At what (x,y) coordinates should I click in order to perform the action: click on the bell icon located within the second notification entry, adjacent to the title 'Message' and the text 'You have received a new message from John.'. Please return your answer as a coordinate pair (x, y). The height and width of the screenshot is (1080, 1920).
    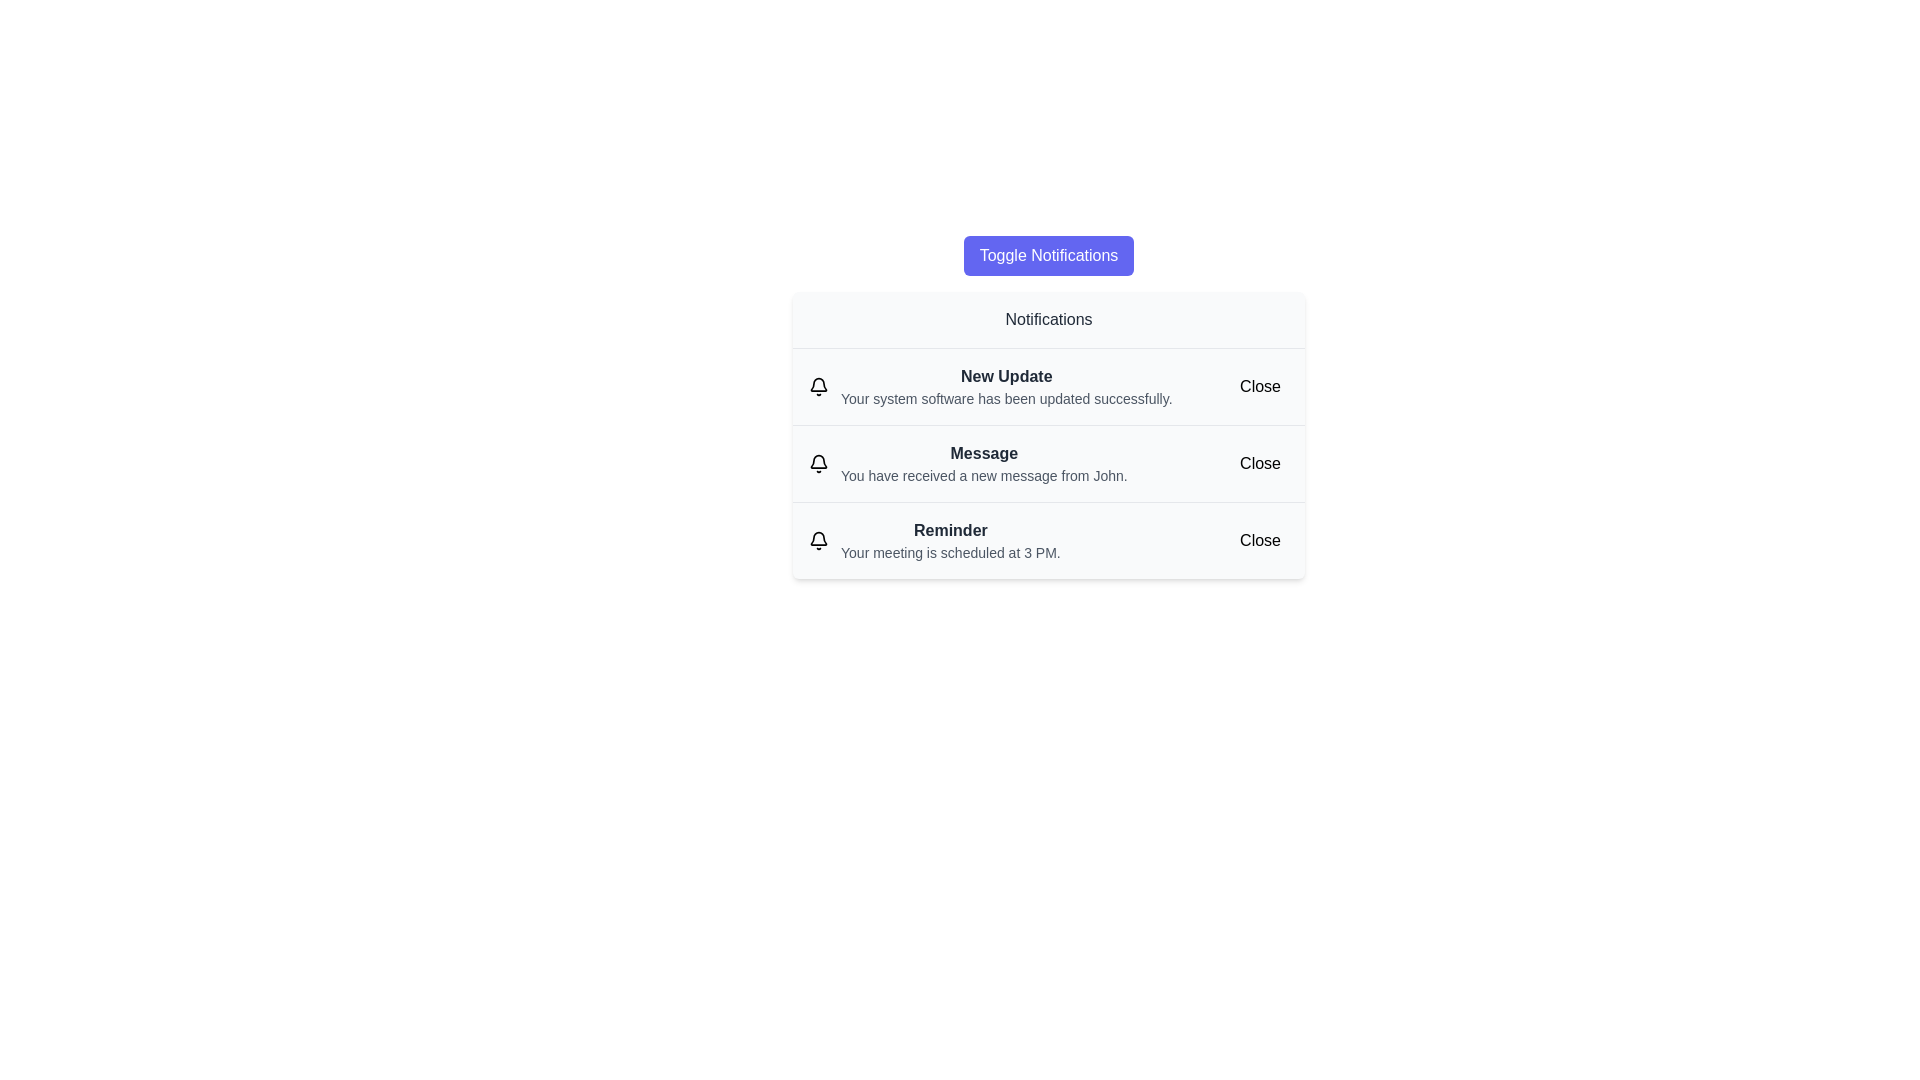
    Looking at the image, I should click on (819, 463).